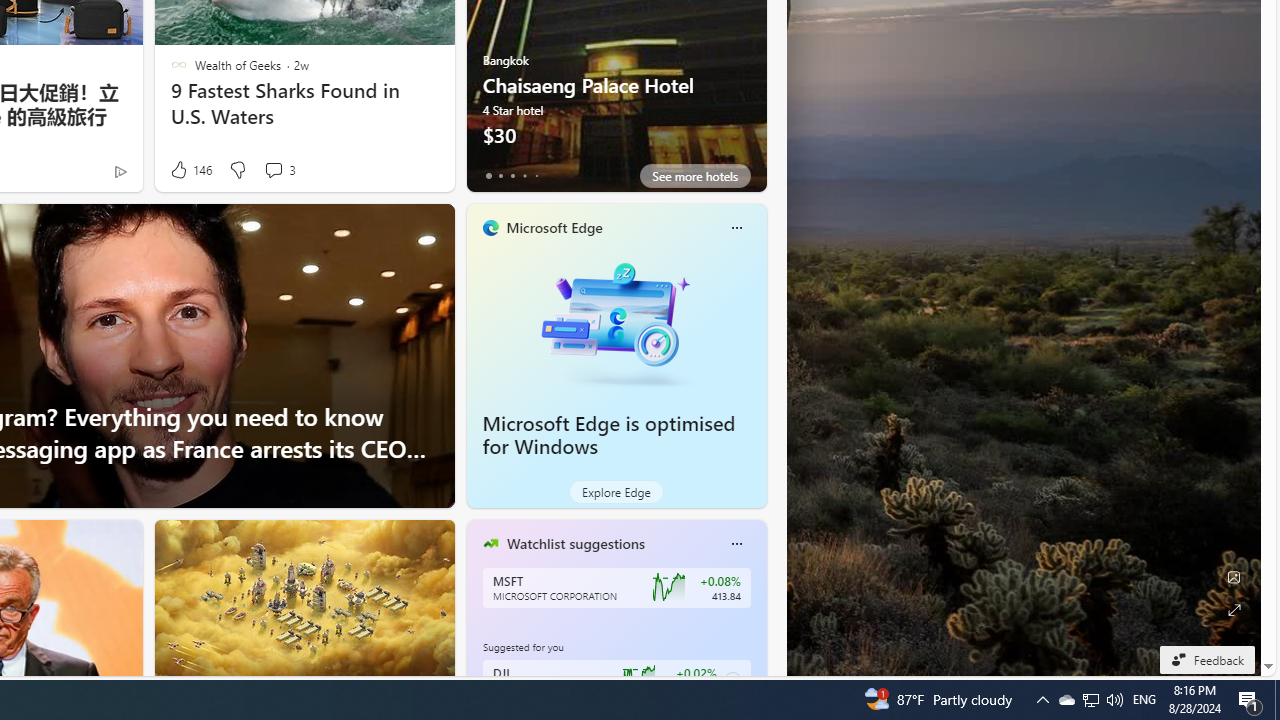 This screenshot has width=1280, height=720. Describe the element at coordinates (554, 226) in the screenshot. I see `'Microsoft Edge'` at that location.